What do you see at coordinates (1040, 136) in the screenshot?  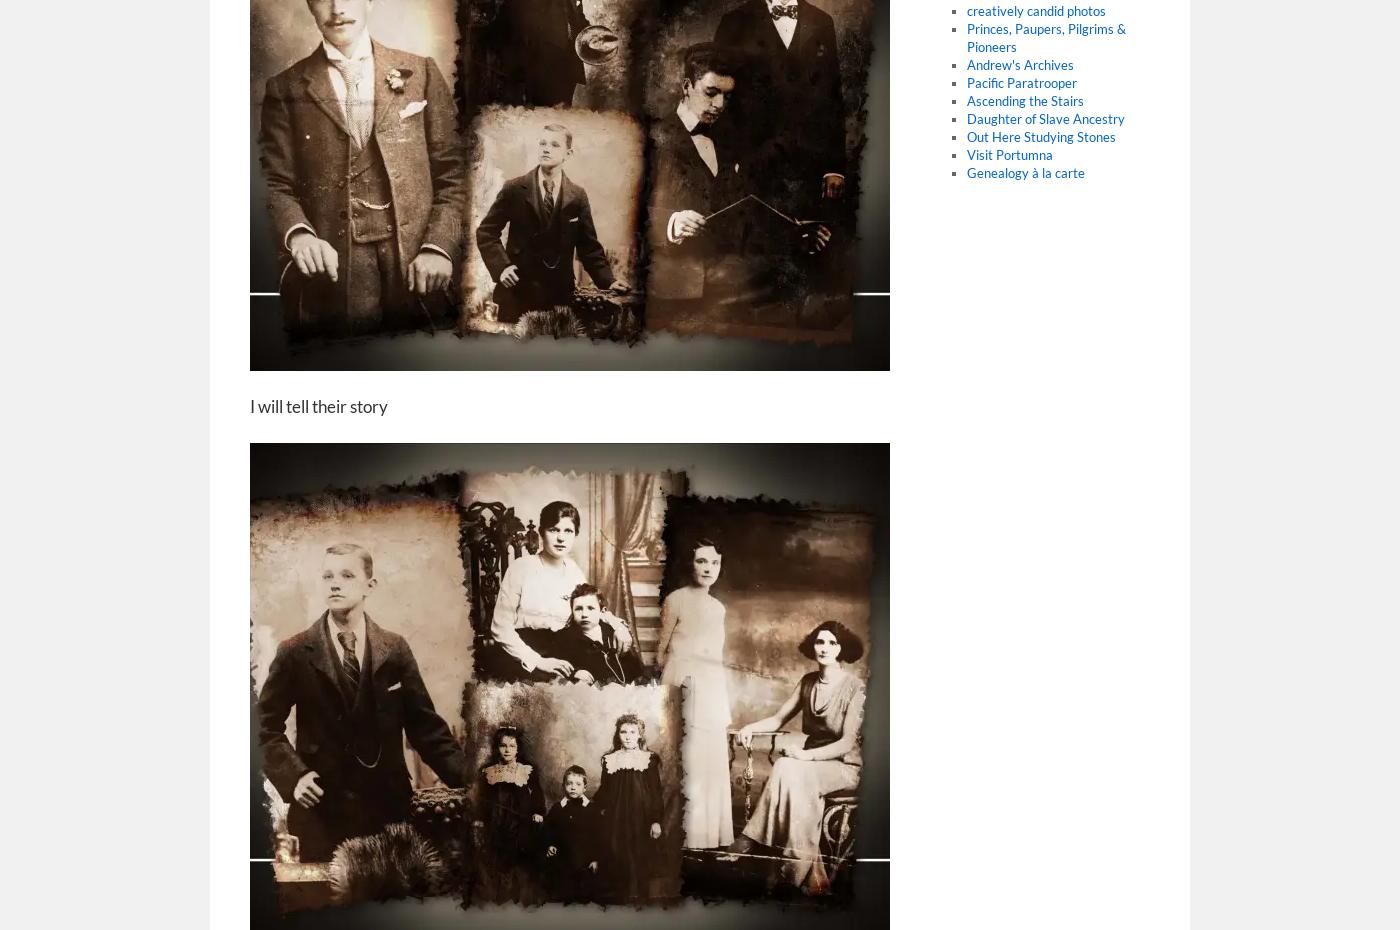 I see `'Out Here Studying Stones'` at bounding box center [1040, 136].